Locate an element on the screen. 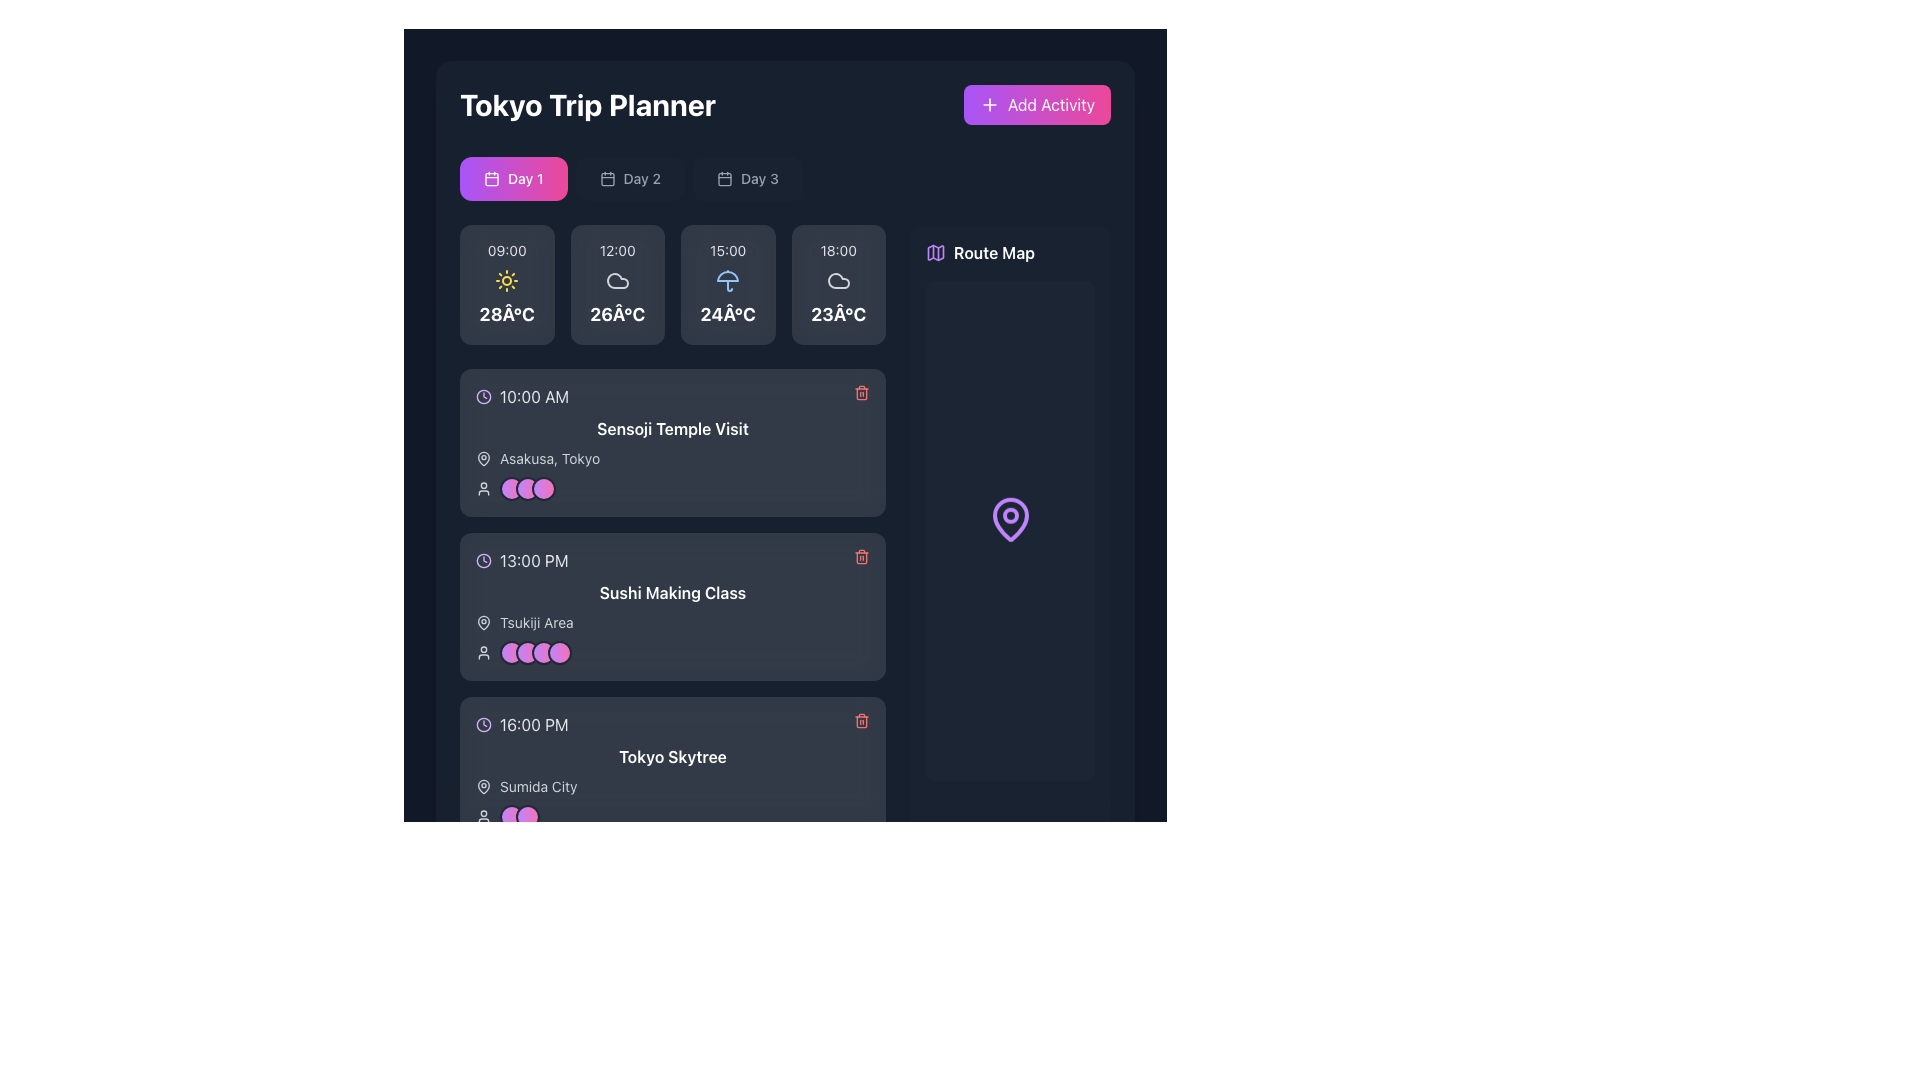 Image resolution: width=1920 pixels, height=1080 pixels. the text label indicating the location of the 'Sushi Making Class' event at 13:00 PM in the itinerary is located at coordinates (536, 622).